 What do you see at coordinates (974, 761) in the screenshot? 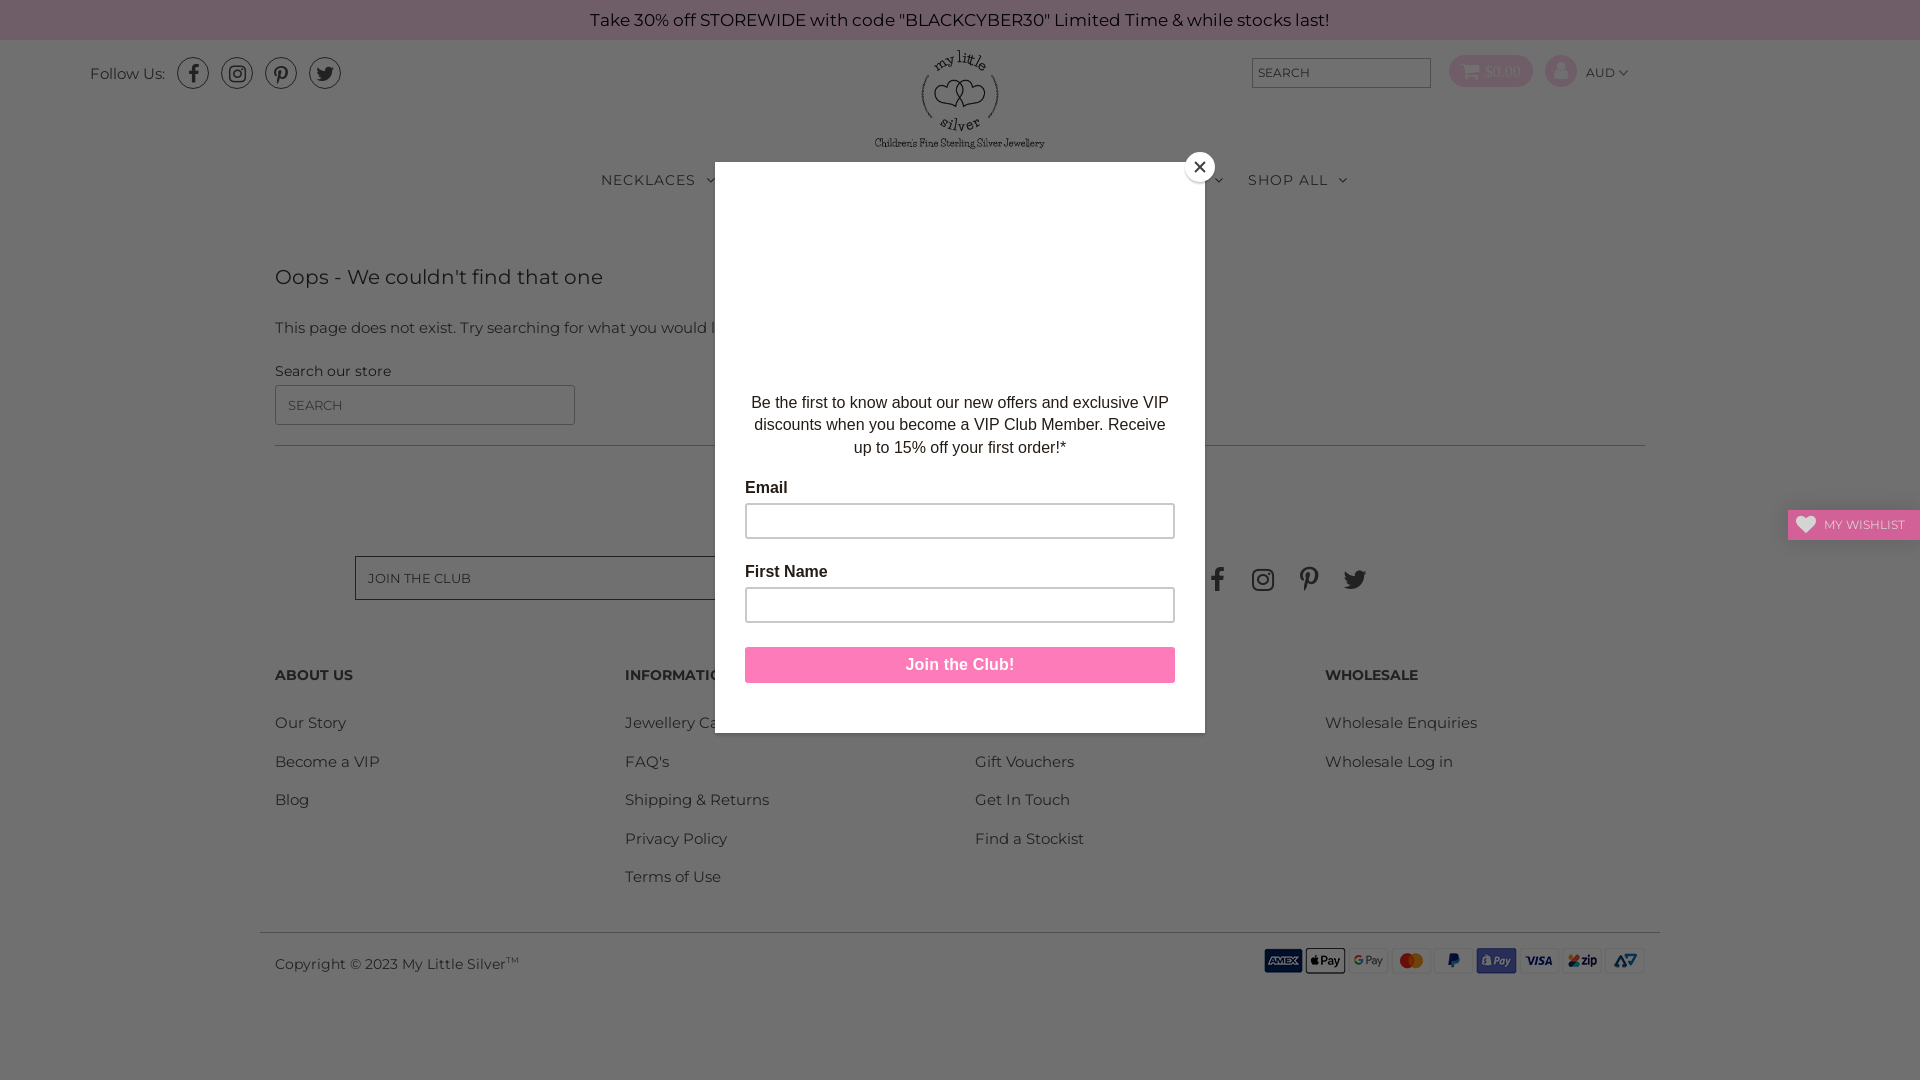
I see `'Gift Vouchers'` at bounding box center [974, 761].